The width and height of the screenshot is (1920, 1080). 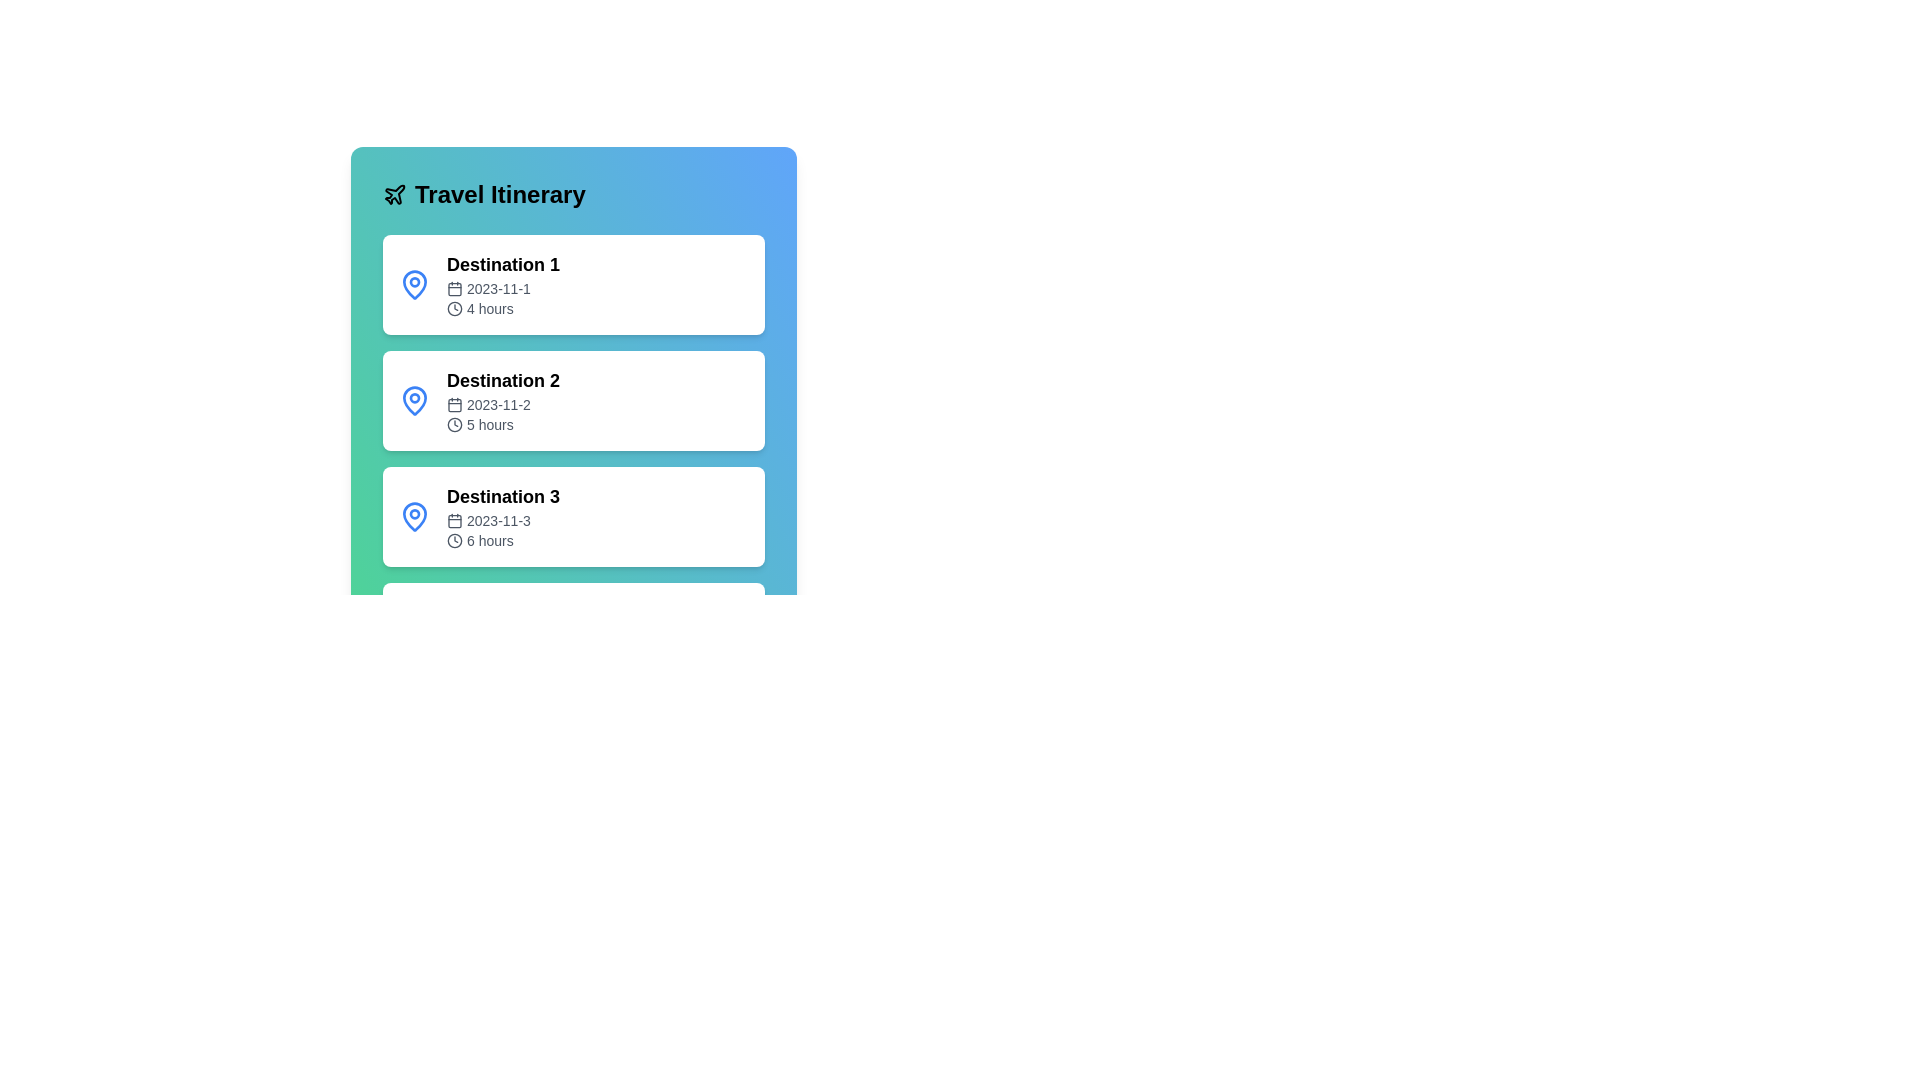 What do you see at coordinates (454, 405) in the screenshot?
I see `the calendar icon located to the left of the text '2023-11-2' in the 'Destination 2' row of the travel destinations list` at bounding box center [454, 405].